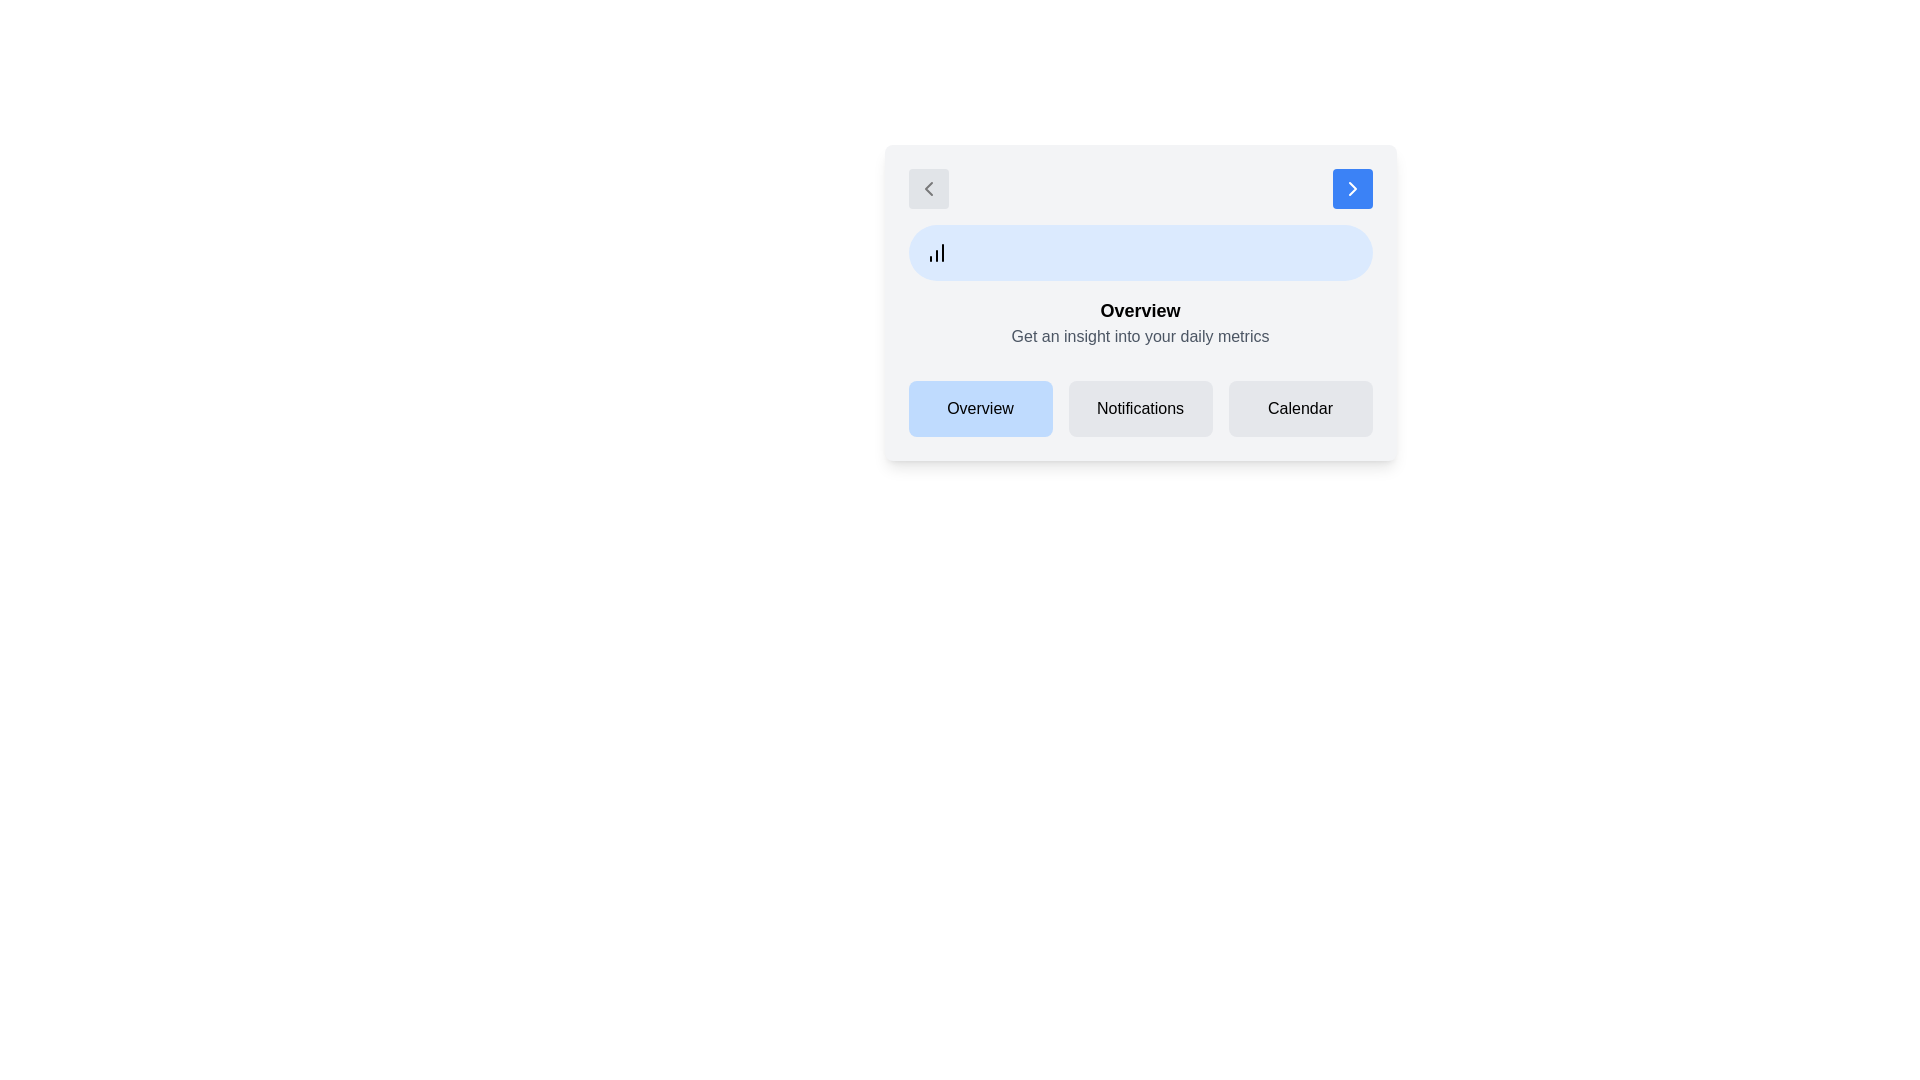 This screenshot has width=1920, height=1080. I want to click on right navigation button to move to the next step, so click(1352, 189).